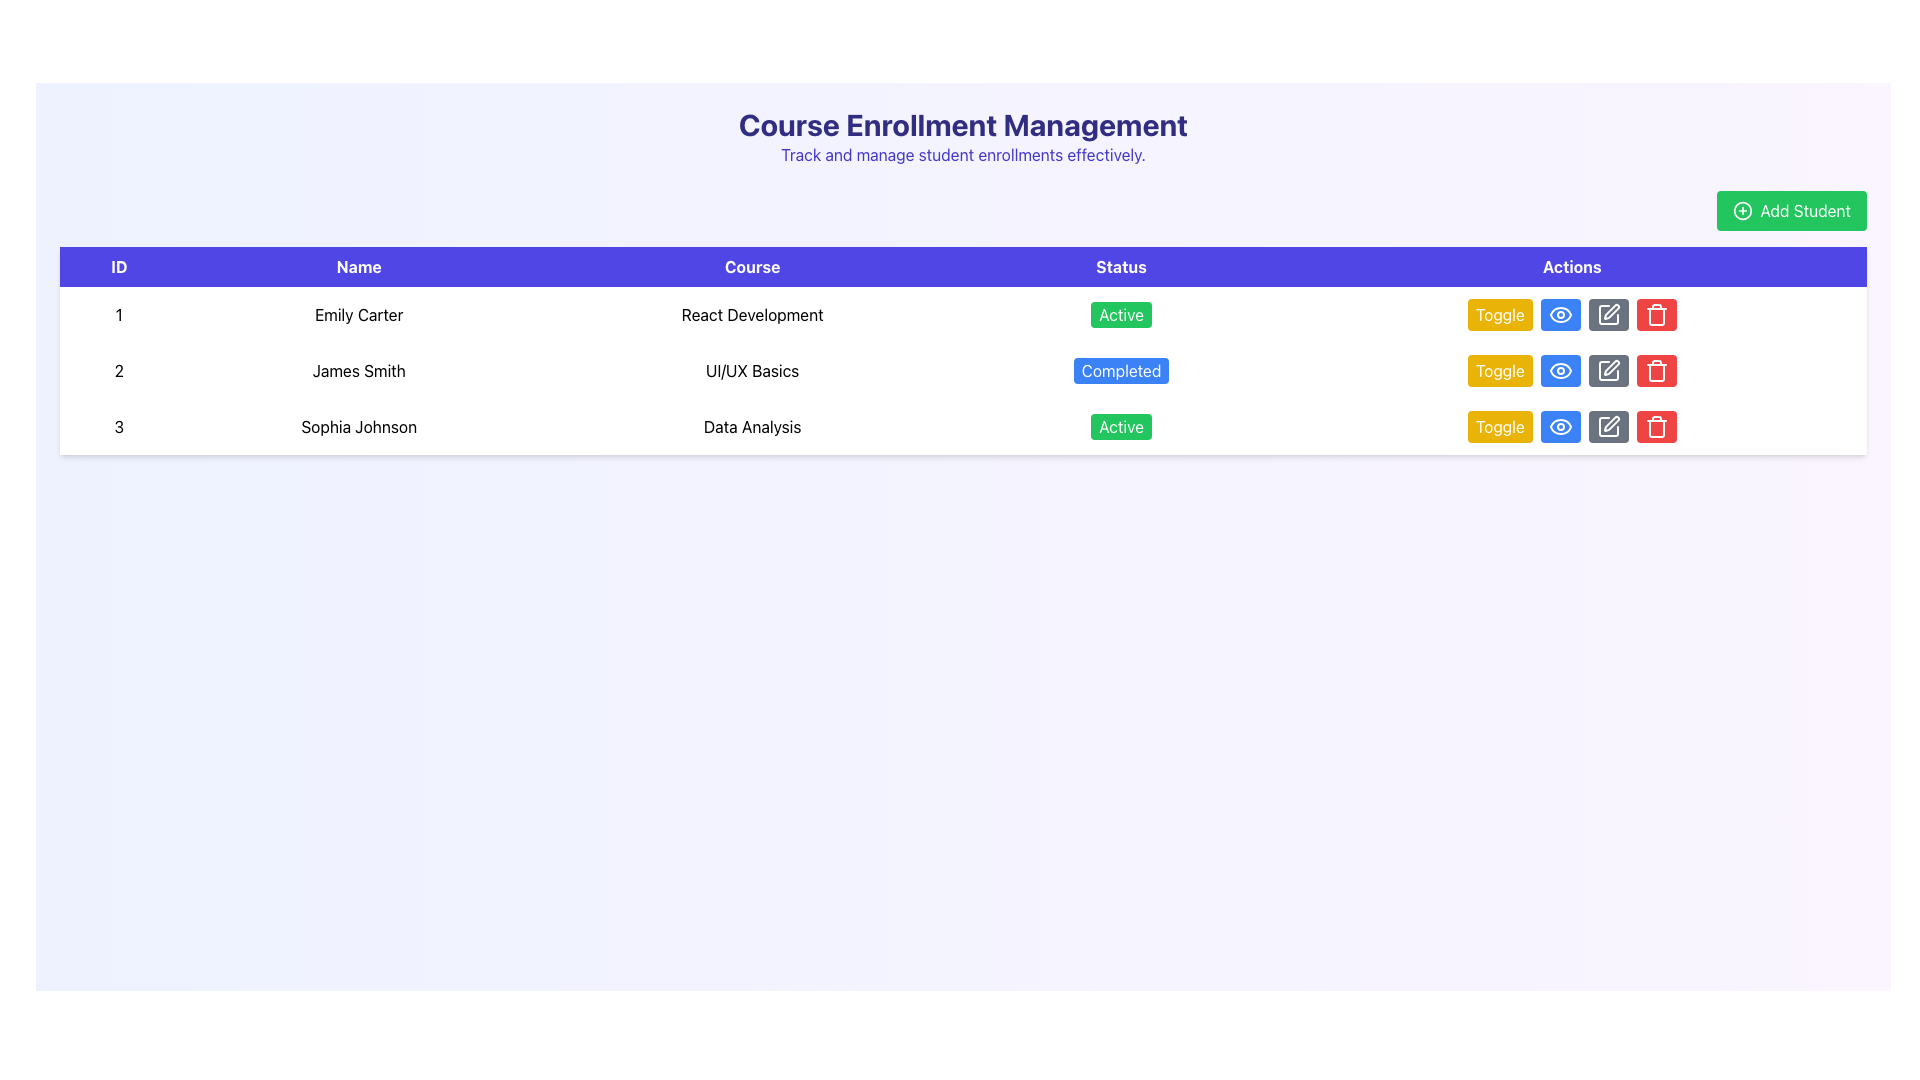 This screenshot has width=1920, height=1080. I want to click on the delete button located in the third row of the 'Actions' column in the table, so click(1656, 426).